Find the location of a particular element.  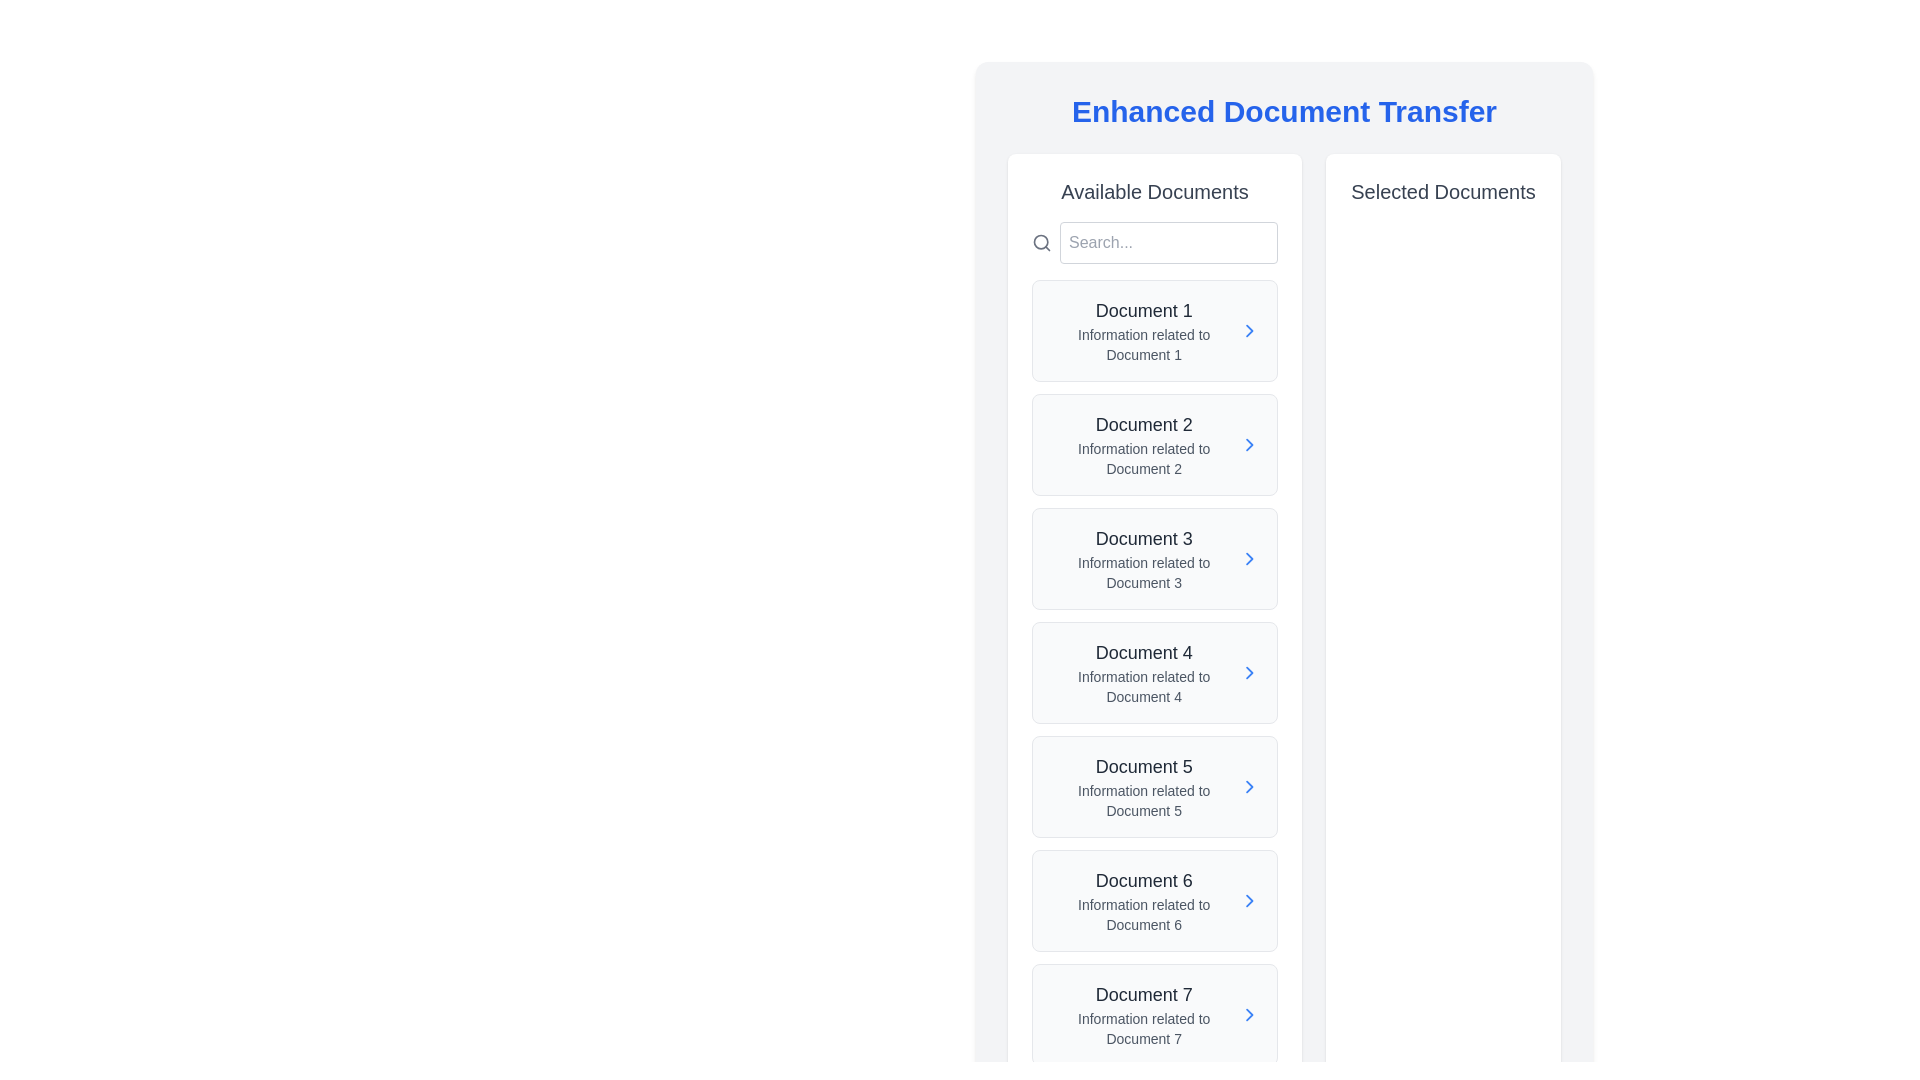

text providing supplementary information for 'Document 2', located beneath the heading in the 'Available Documents' section is located at coordinates (1144, 459).